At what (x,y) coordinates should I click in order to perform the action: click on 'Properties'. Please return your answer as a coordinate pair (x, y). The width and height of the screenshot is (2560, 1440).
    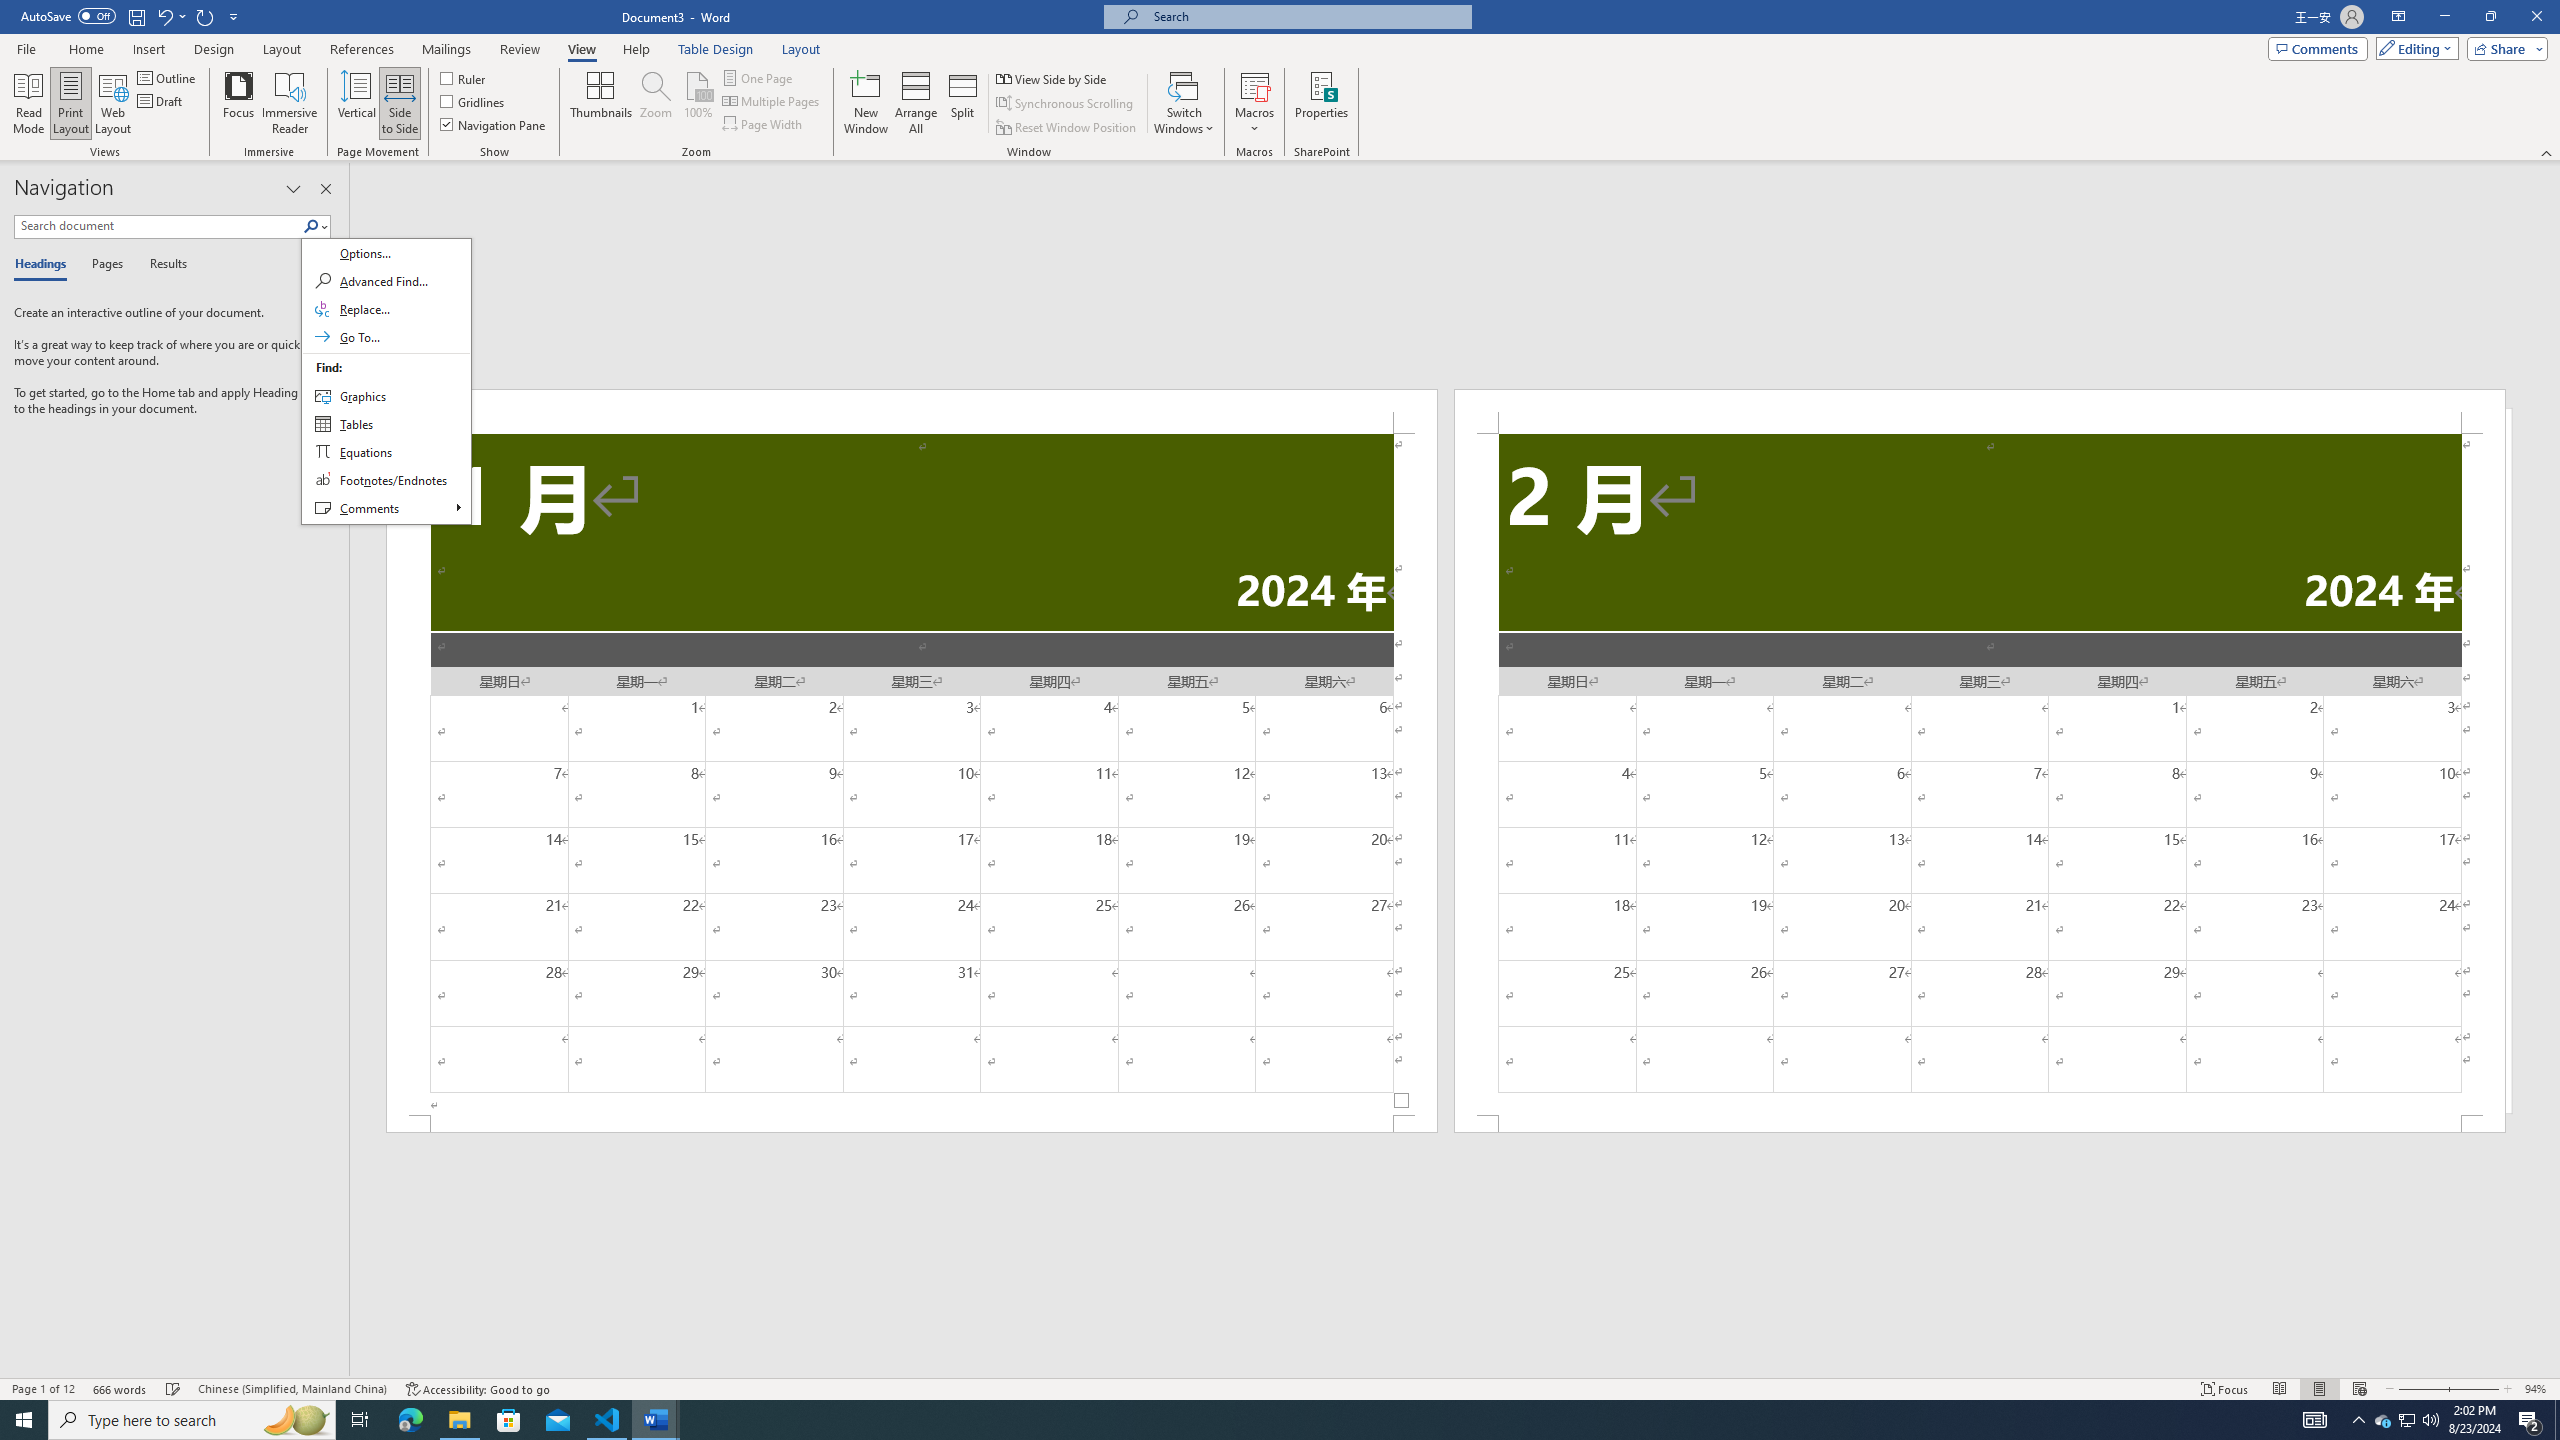
    Looking at the image, I should click on (1321, 103).